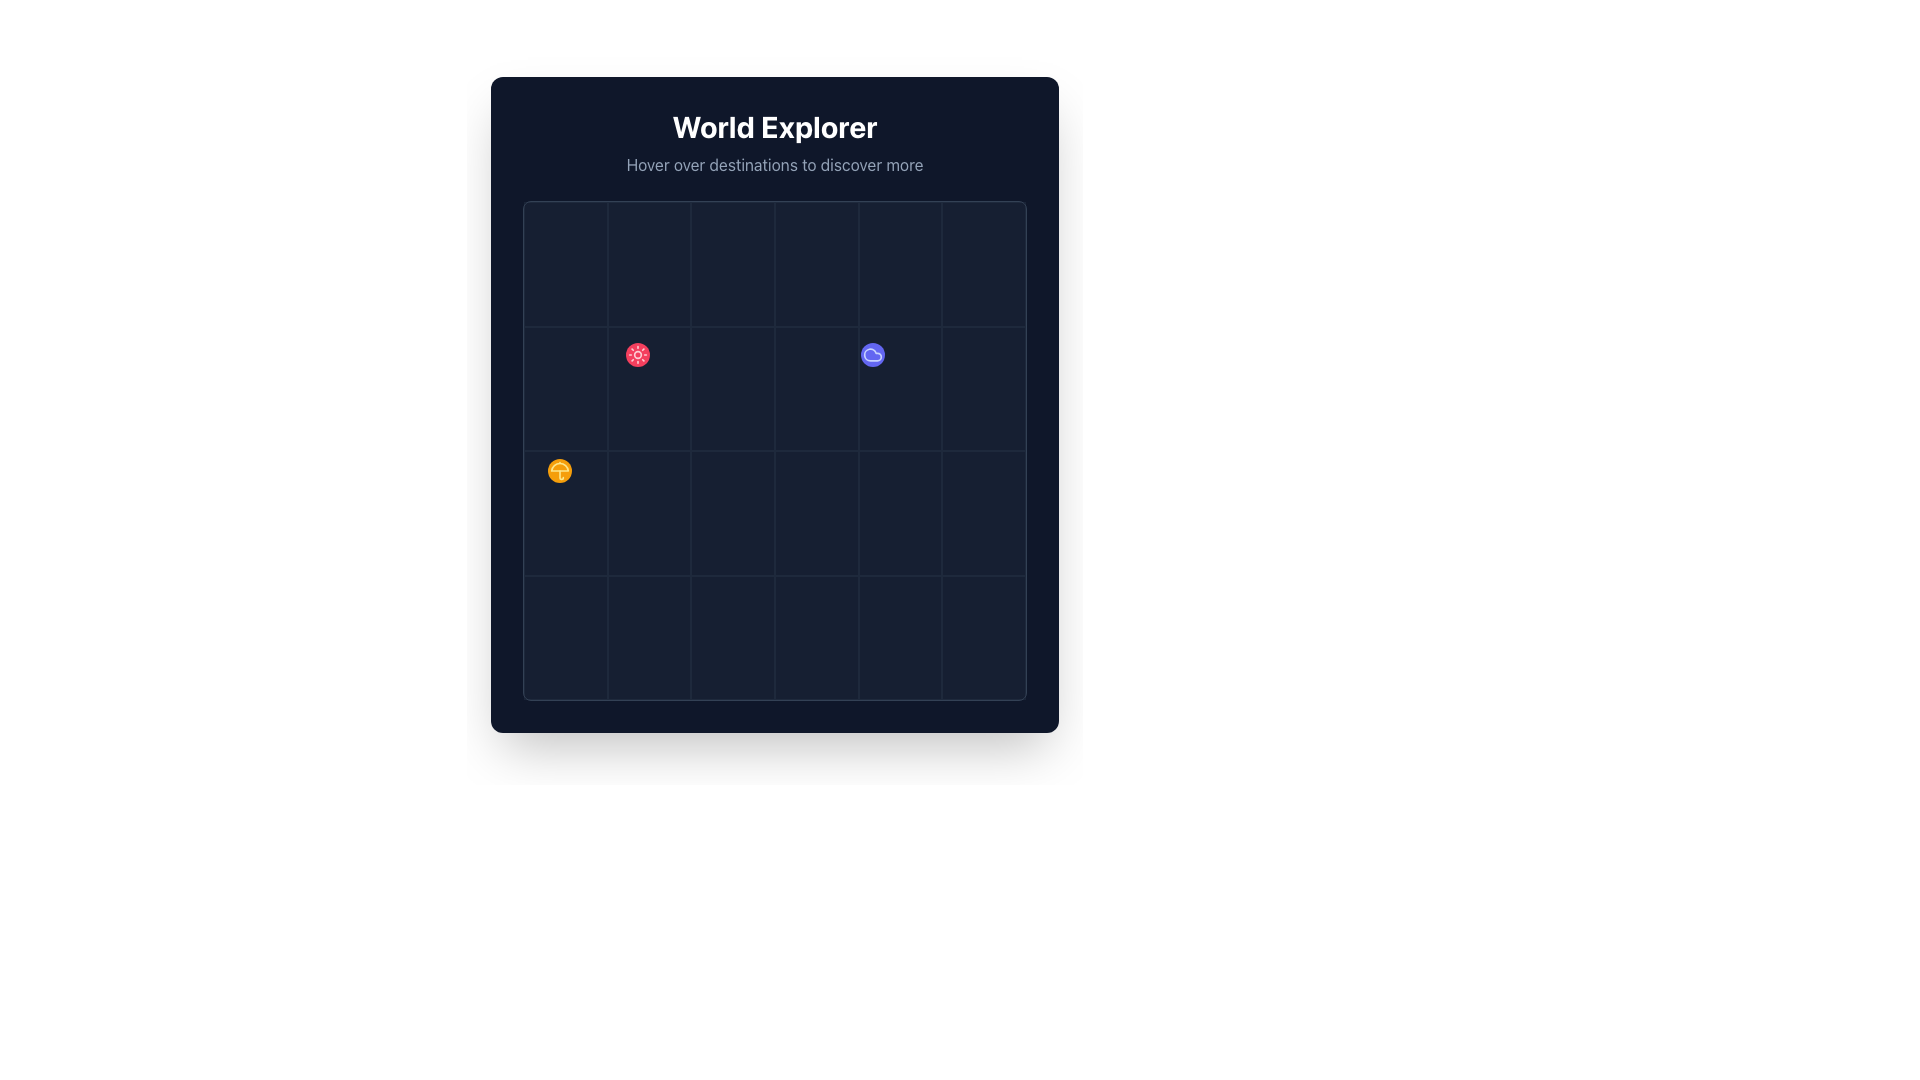  I want to click on the light purple cloud icon centered within the circular button with a darker blue background, so click(873, 353).